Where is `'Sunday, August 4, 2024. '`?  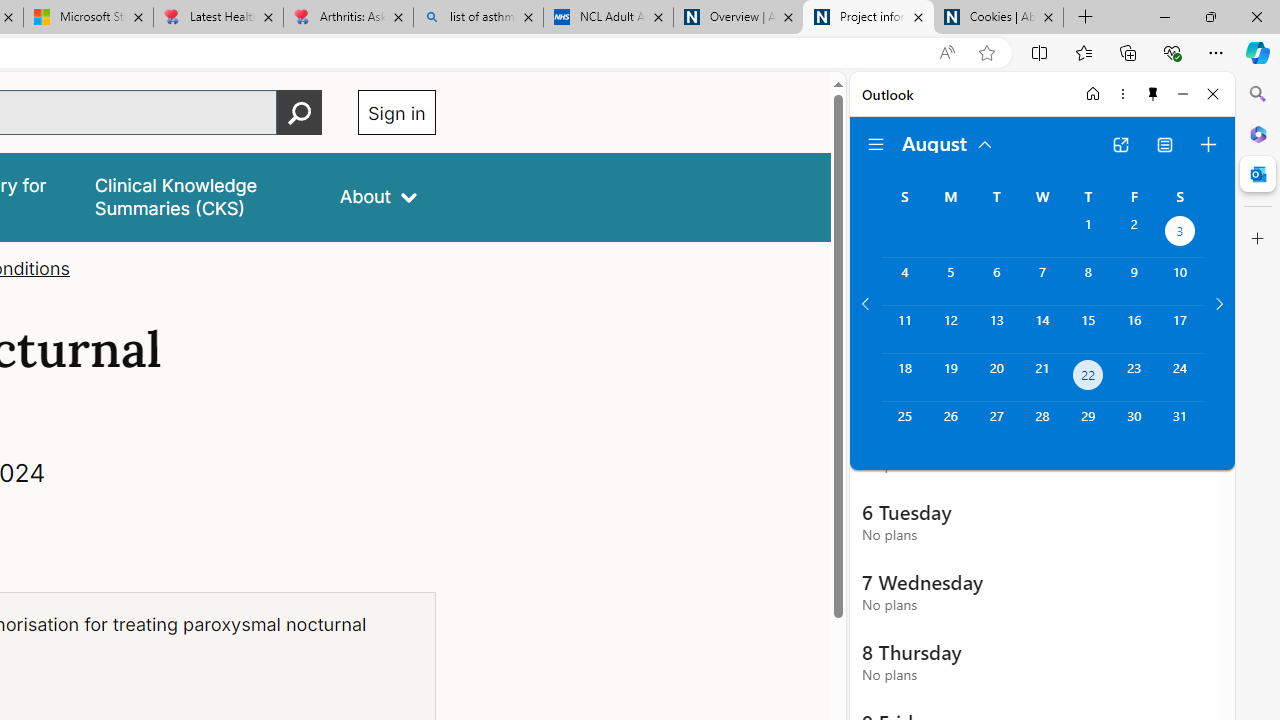 'Sunday, August 4, 2024. ' is located at coordinates (903, 281).